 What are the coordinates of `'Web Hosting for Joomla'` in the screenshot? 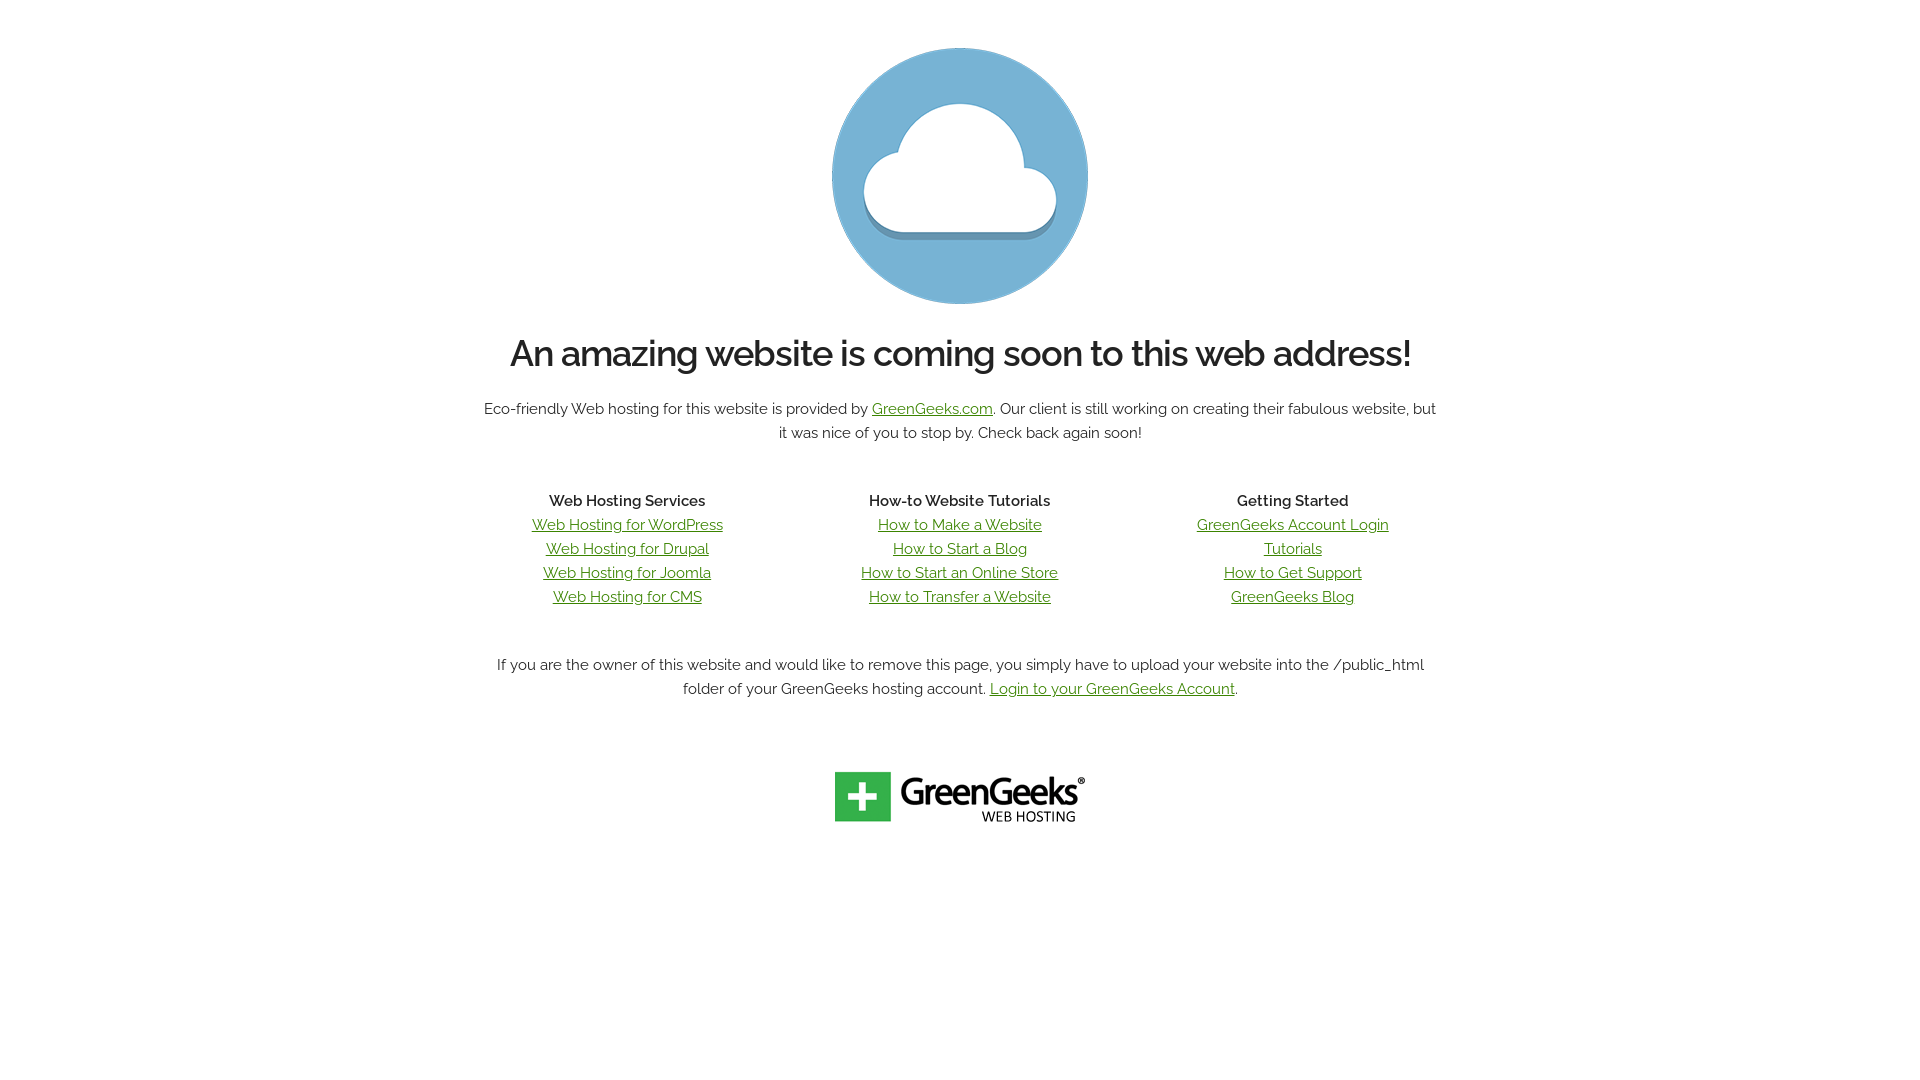 It's located at (626, 573).